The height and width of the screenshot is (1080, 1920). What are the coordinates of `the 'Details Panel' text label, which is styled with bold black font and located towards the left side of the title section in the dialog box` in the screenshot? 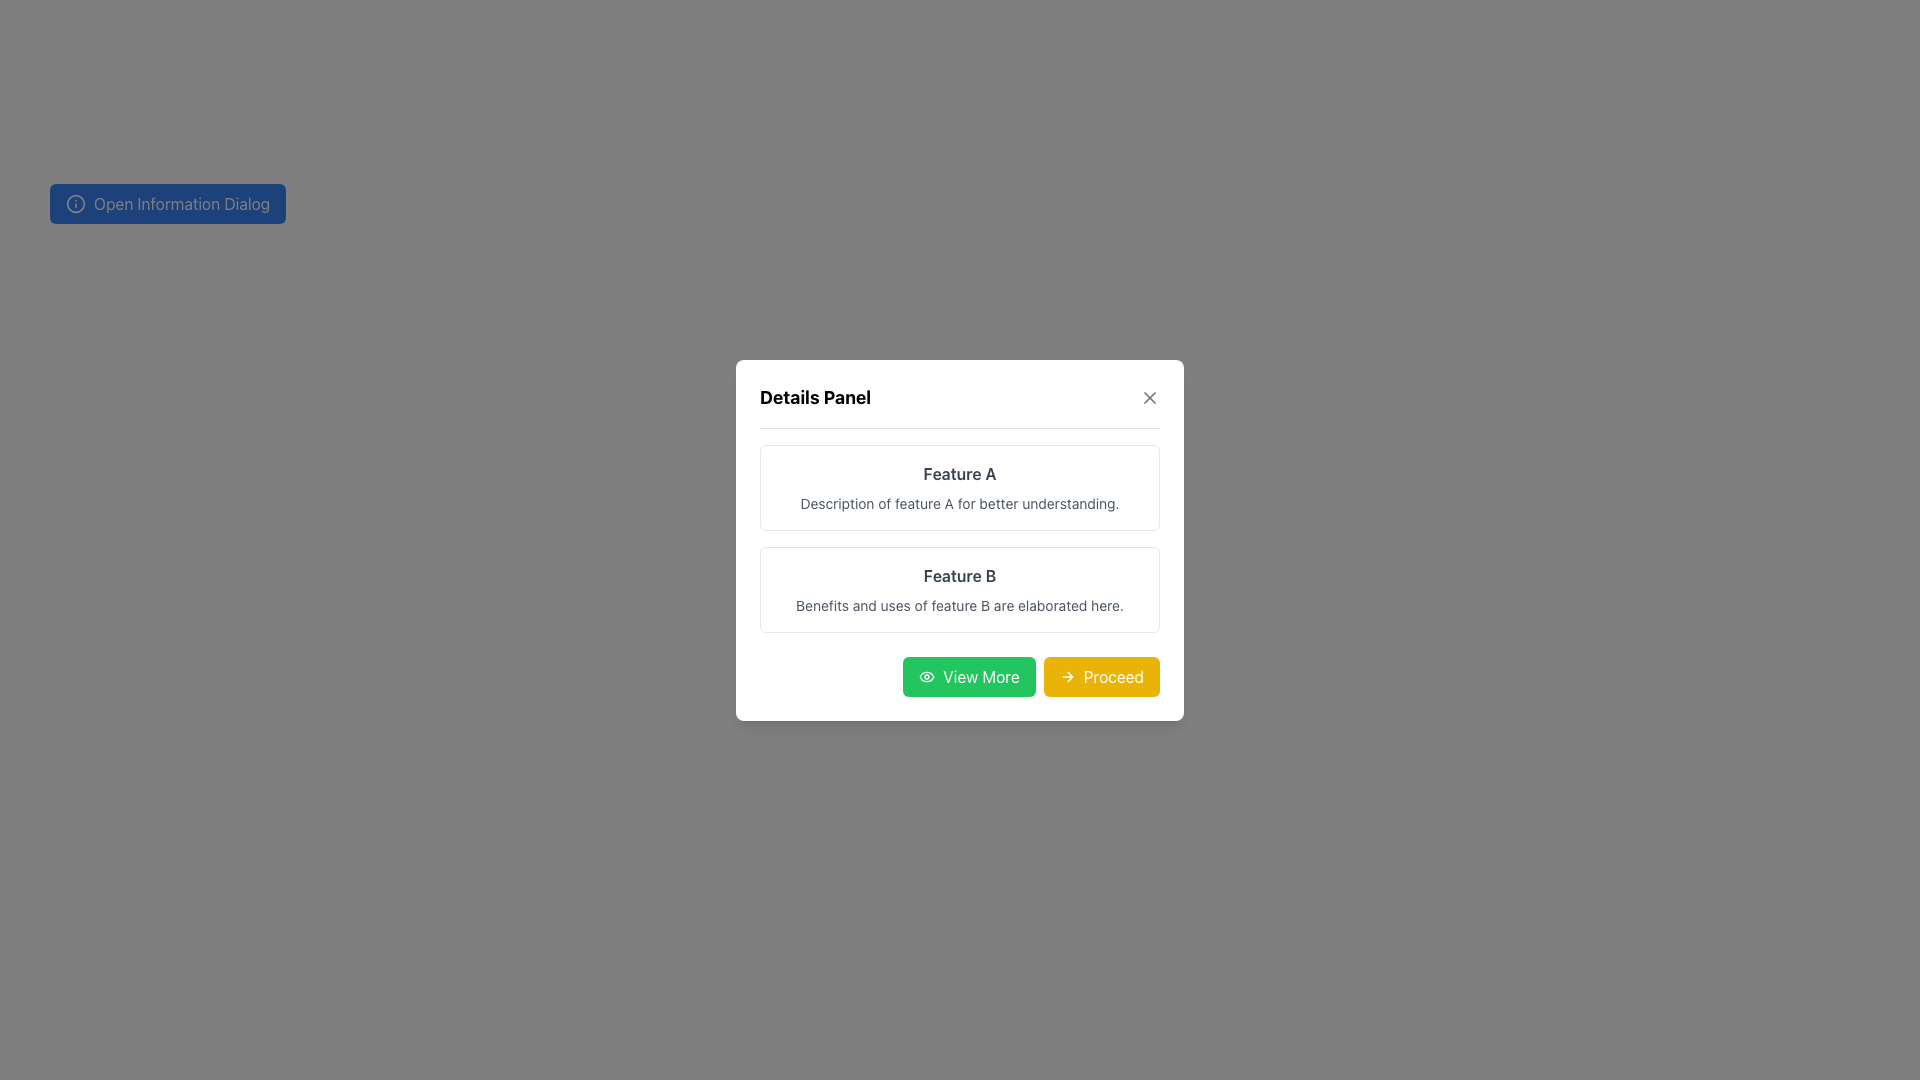 It's located at (815, 397).